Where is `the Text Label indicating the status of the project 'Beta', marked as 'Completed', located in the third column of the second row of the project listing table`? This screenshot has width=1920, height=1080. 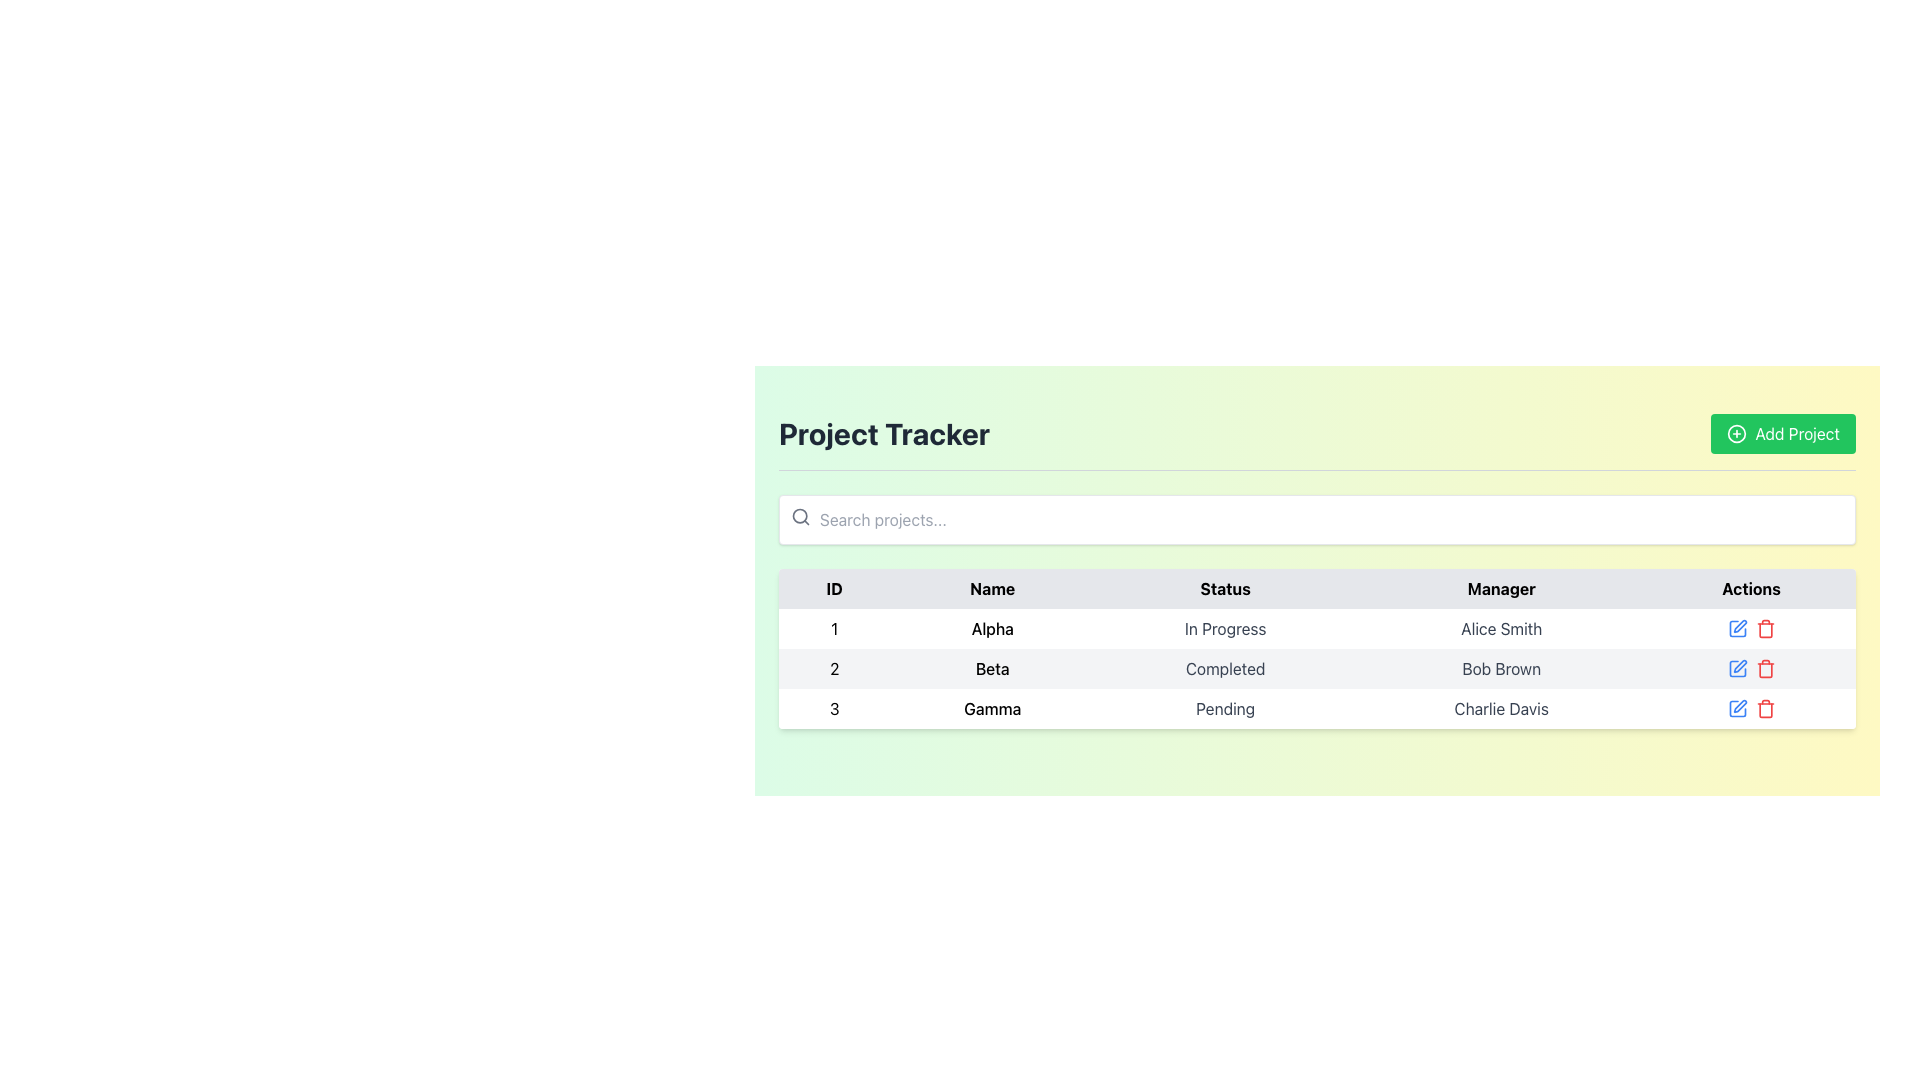 the Text Label indicating the status of the project 'Beta', marked as 'Completed', located in the third column of the second row of the project listing table is located at coordinates (1224, 668).